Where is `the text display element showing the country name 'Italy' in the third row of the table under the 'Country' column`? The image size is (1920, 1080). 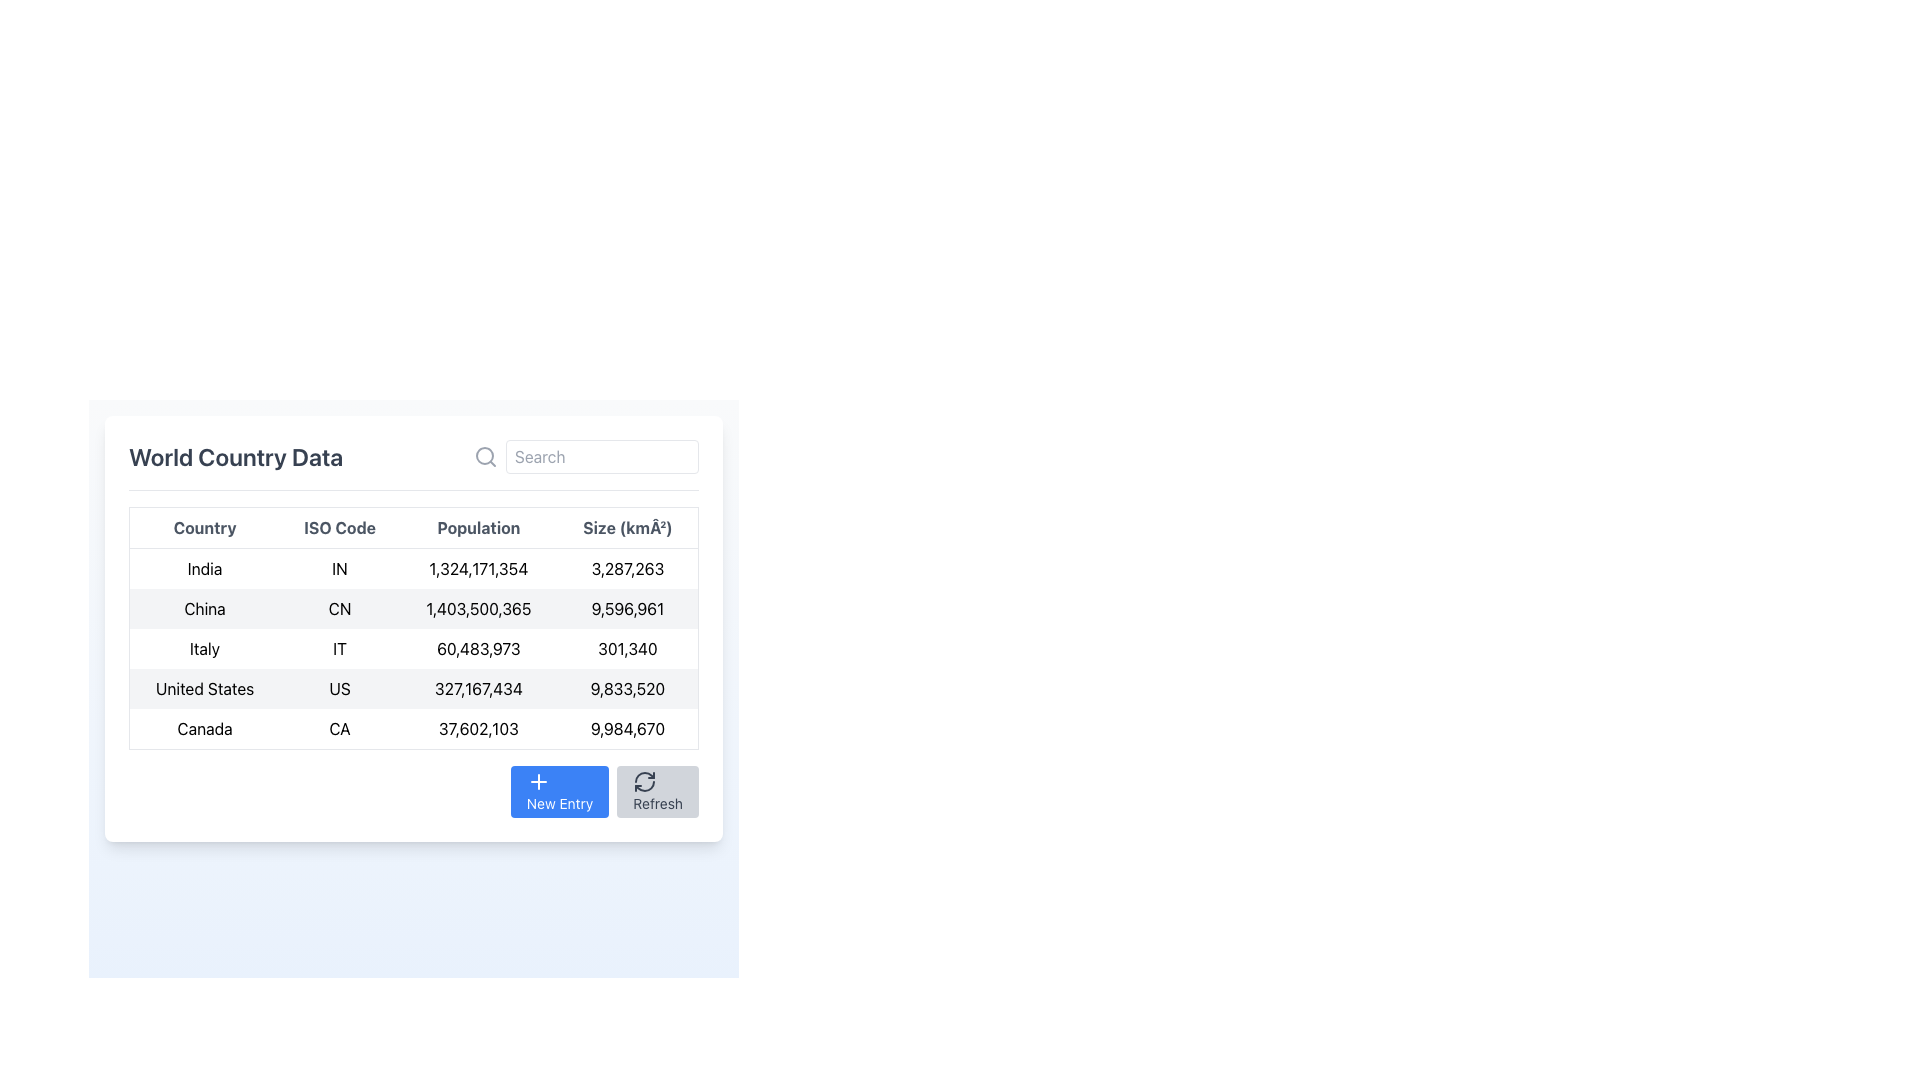
the text display element showing the country name 'Italy' in the third row of the table under the 'Country' column is located at coordinates (204, 648).